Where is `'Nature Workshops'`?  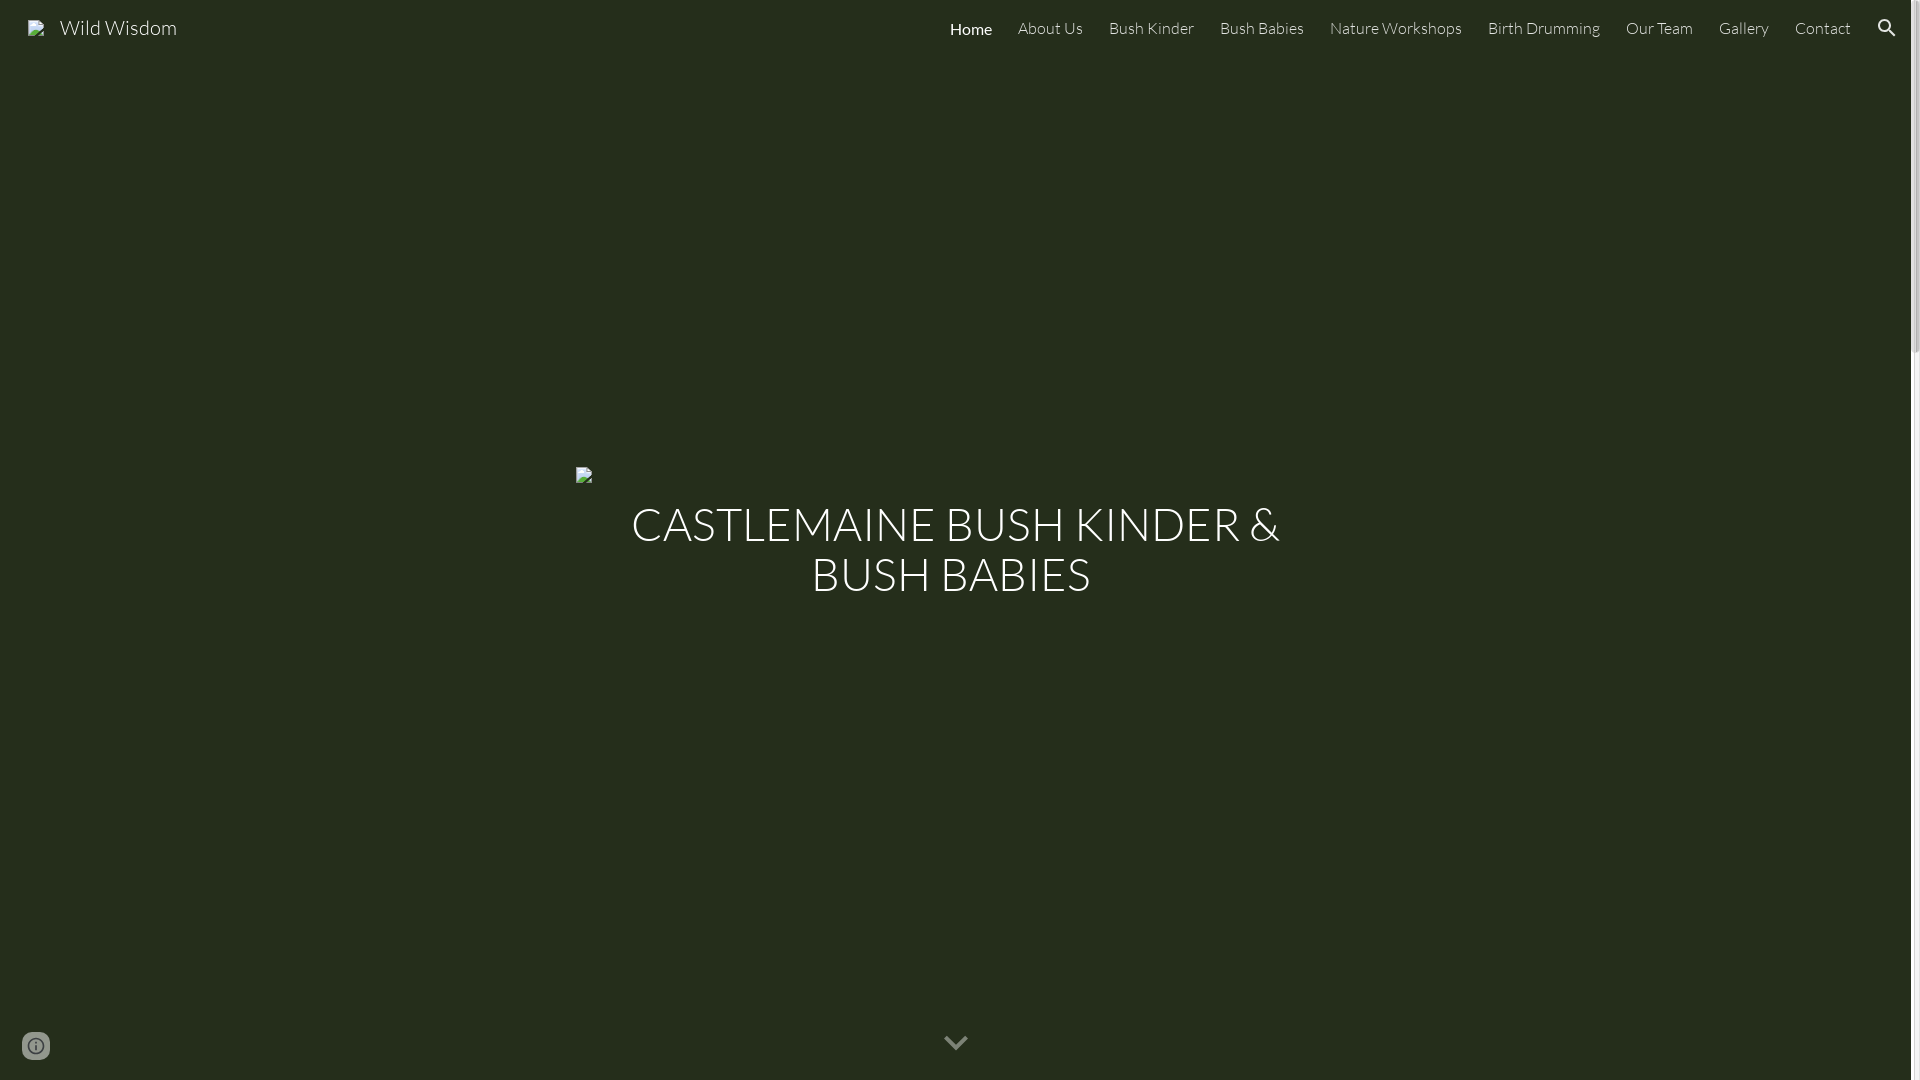 'Nature Workshops' is located at coordinates (1395, 27).